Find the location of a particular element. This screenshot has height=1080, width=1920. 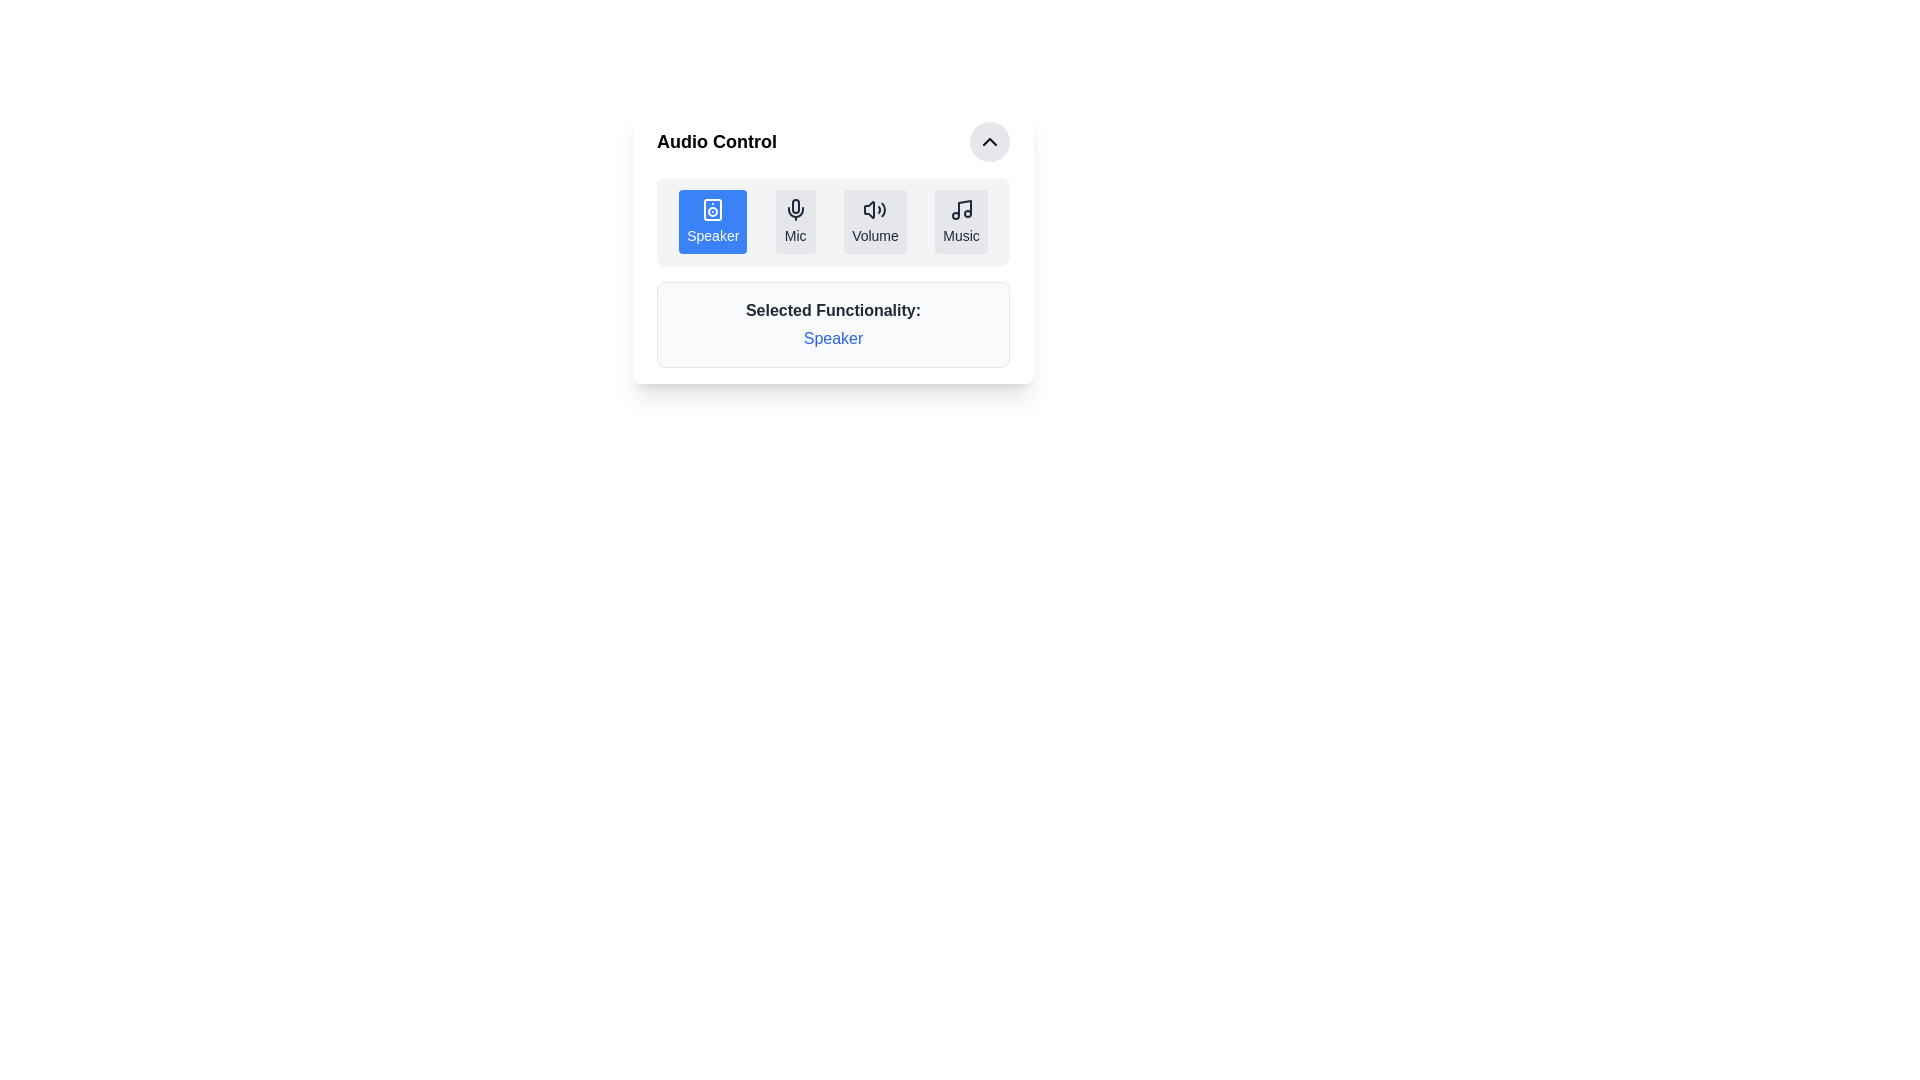

the Information display panel that shows the currently selected functionality as 'Speaker', located beneath the interactive icons for 'Speaker', 'Mic', 'Volume', and 'Music' is located at coordinates (833, 323).